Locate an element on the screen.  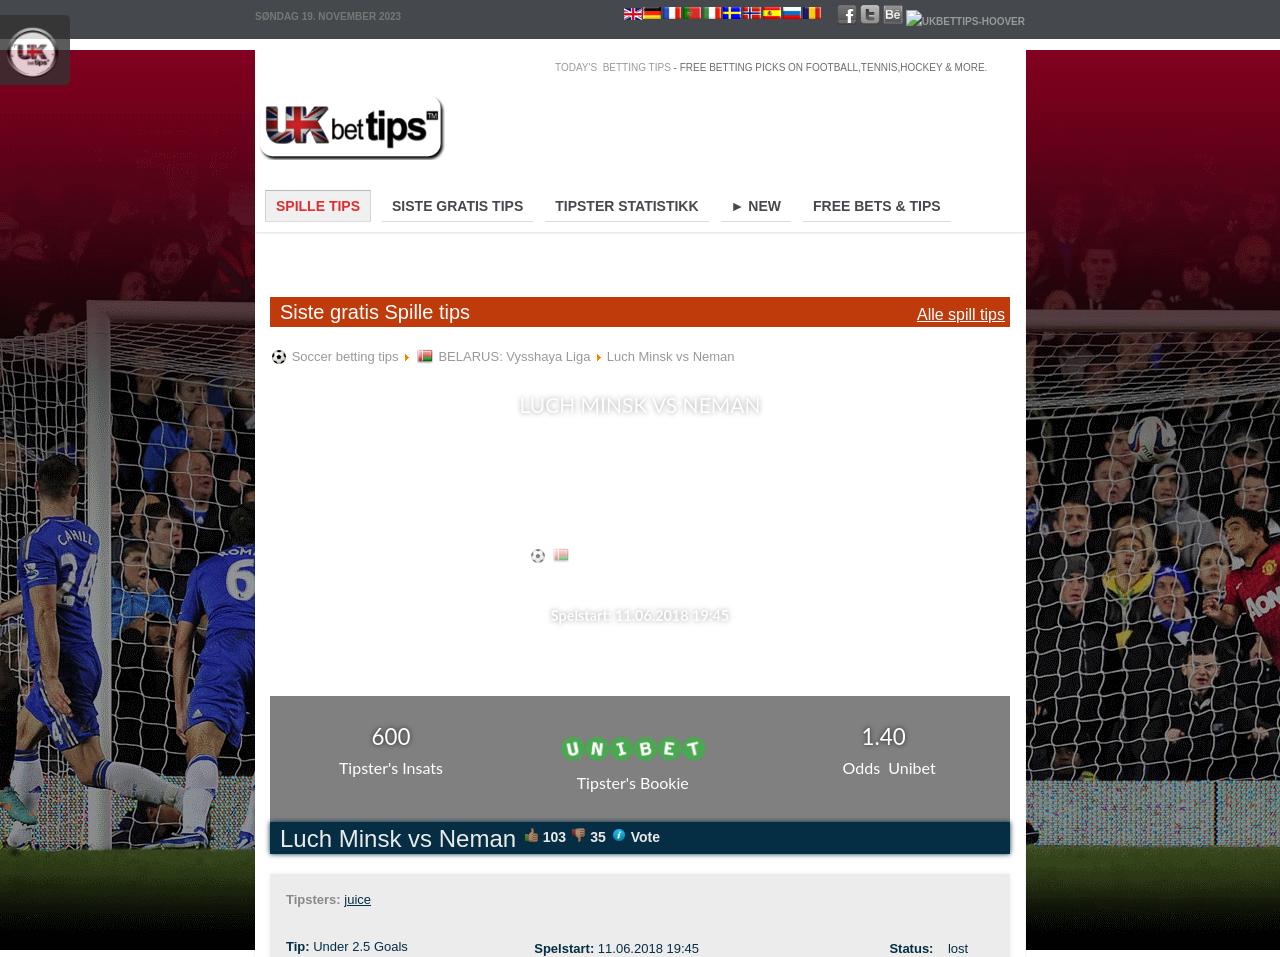
'Tip: " Under 2.5 Goals" offered at Odds 1.40' is located at coordinates (638, 457).